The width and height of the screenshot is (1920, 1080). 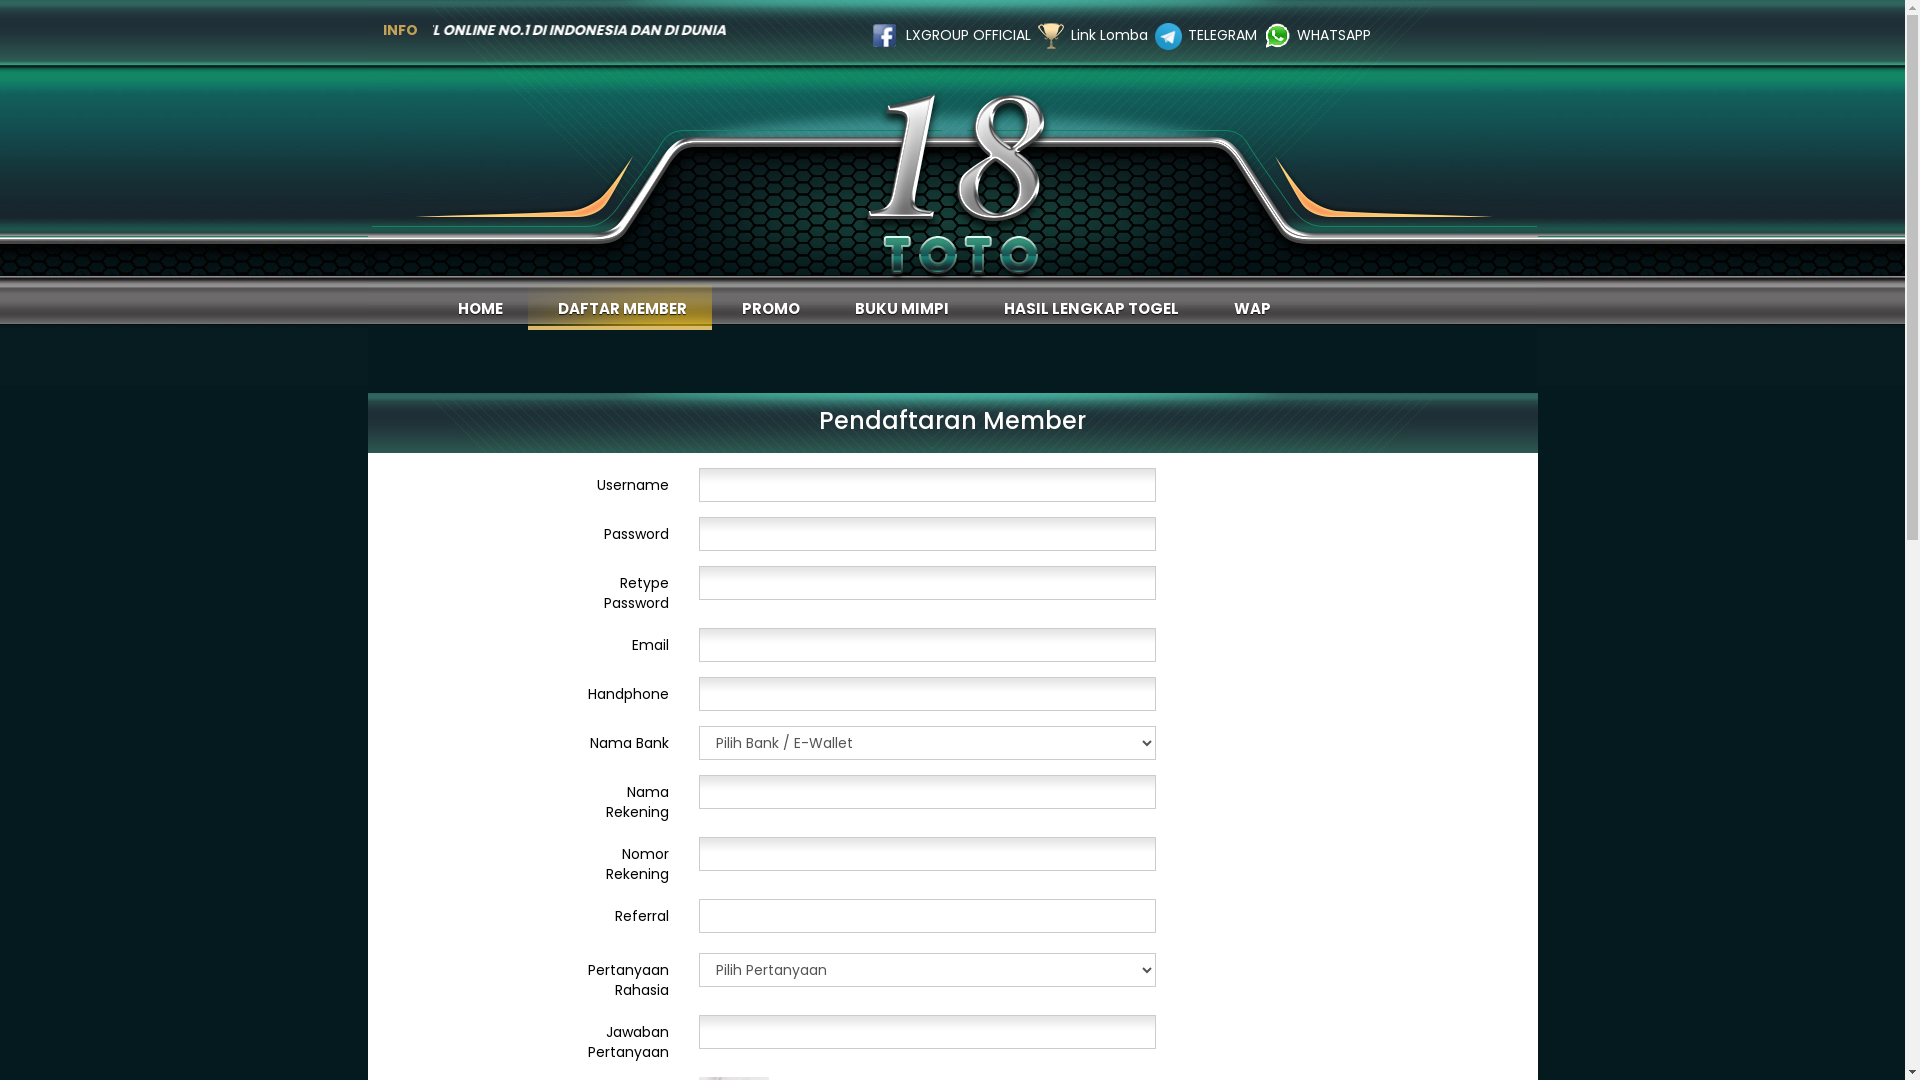 What do you see at coordinates (1203, 307) in the screenshot?
I see `'WAP'` at bounding box center [1203, 307].